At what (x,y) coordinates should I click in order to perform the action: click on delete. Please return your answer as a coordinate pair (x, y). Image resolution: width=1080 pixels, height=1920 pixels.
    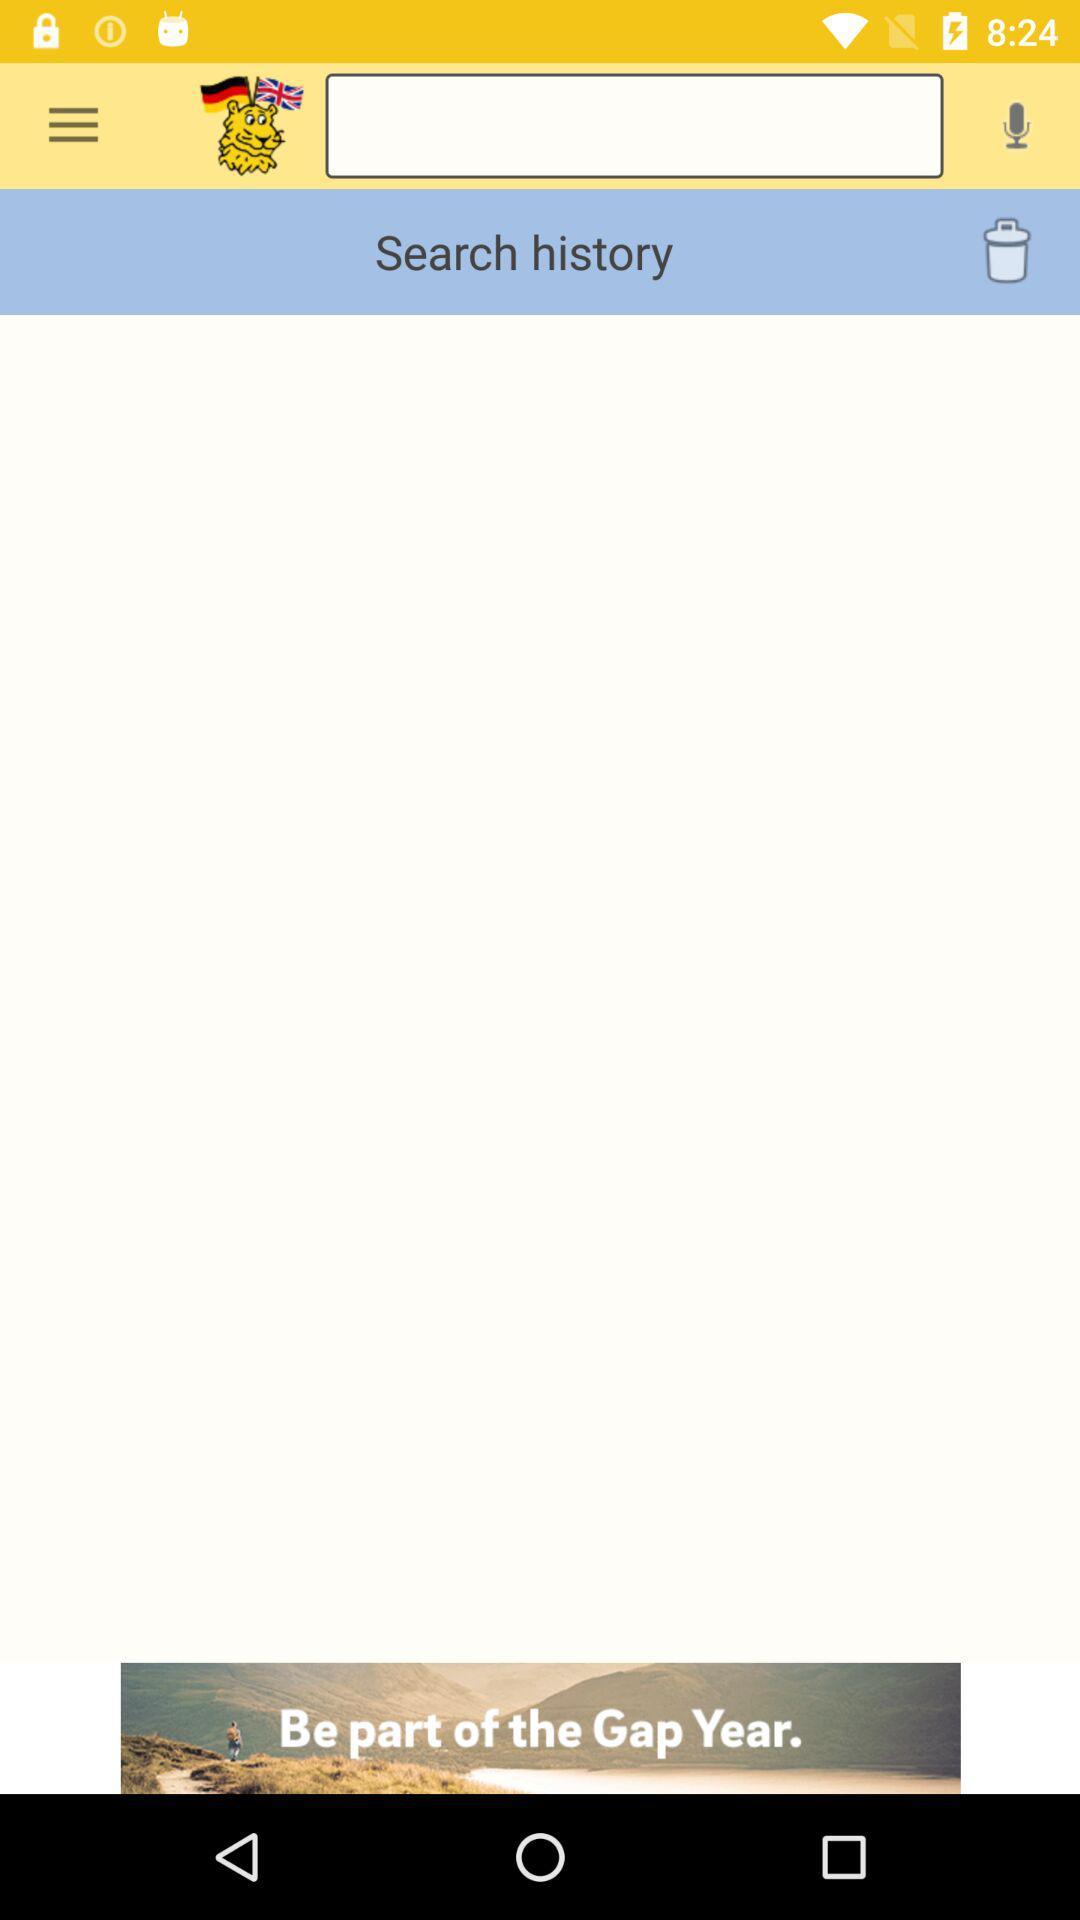
    Looking at the image, I should click on (1006, 251).